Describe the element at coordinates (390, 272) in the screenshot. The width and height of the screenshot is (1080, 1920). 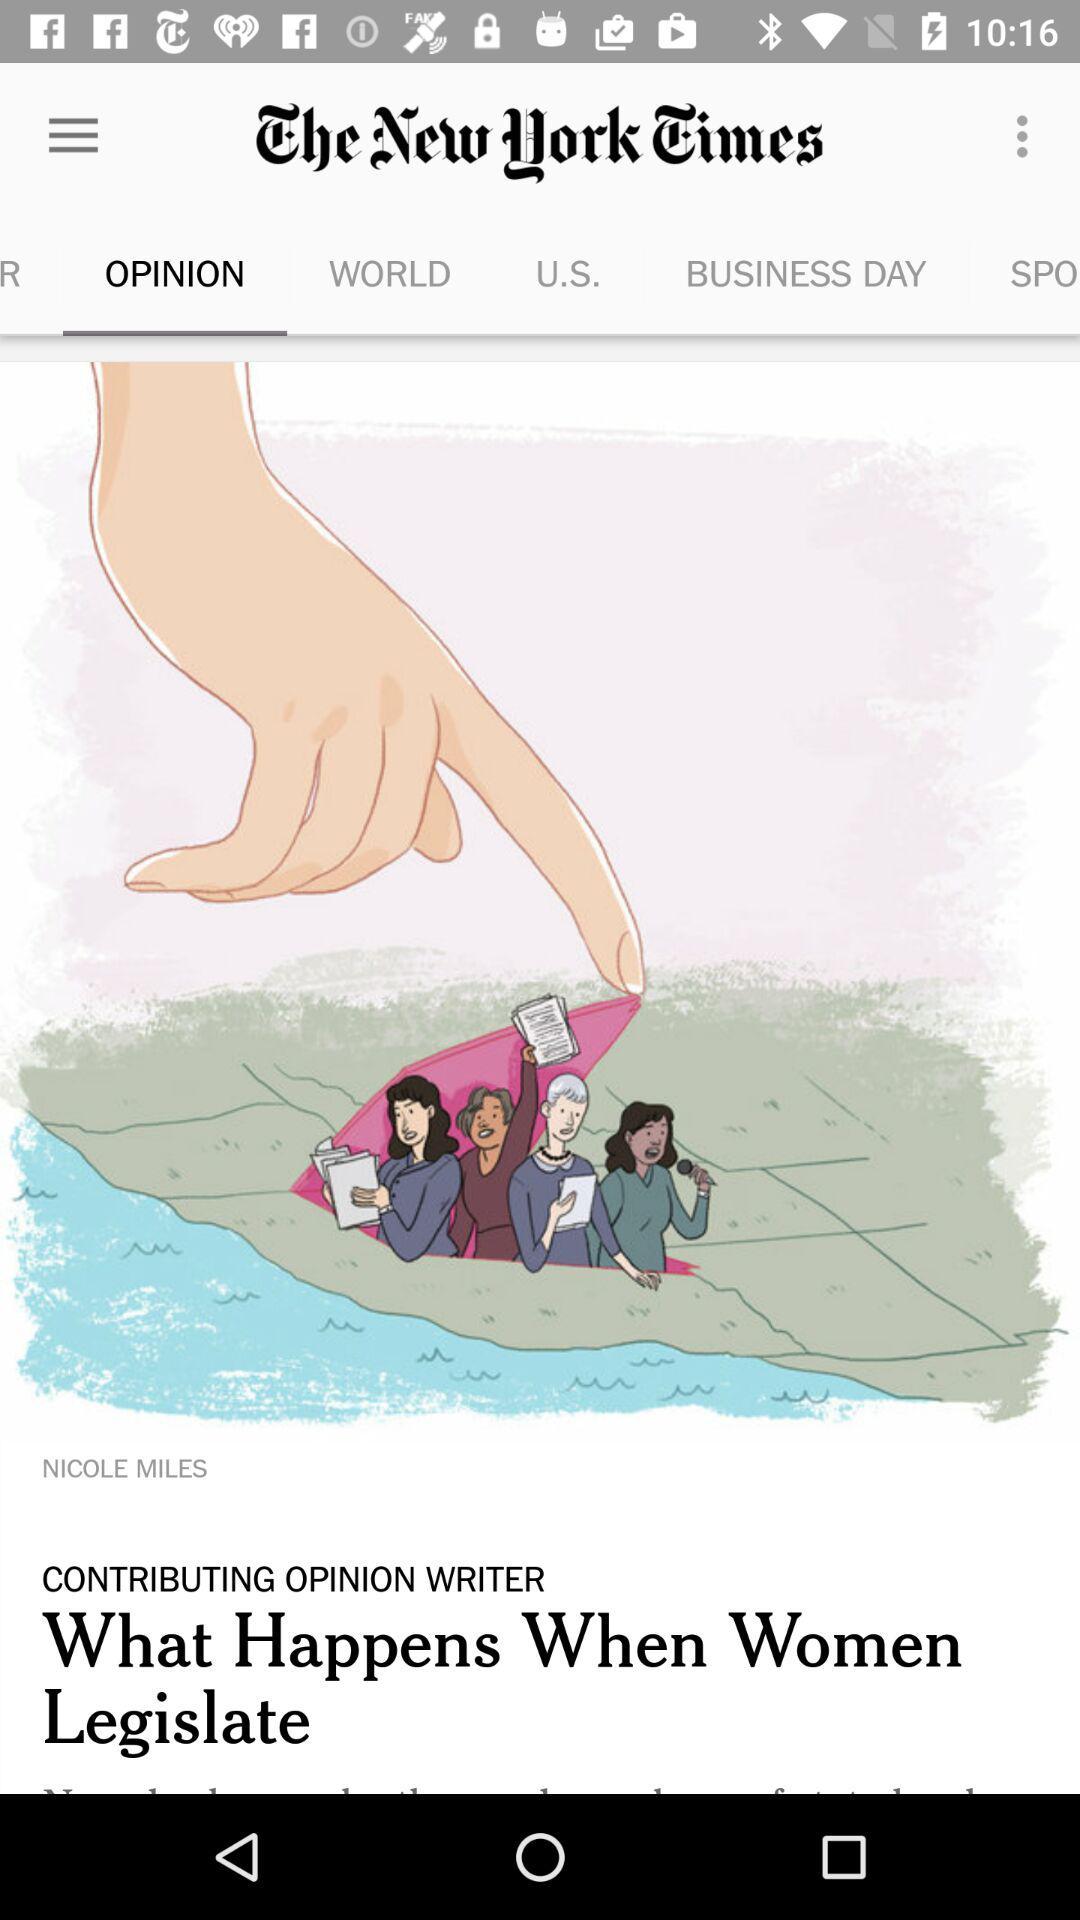
I see `the icon next to opinion` at that location.